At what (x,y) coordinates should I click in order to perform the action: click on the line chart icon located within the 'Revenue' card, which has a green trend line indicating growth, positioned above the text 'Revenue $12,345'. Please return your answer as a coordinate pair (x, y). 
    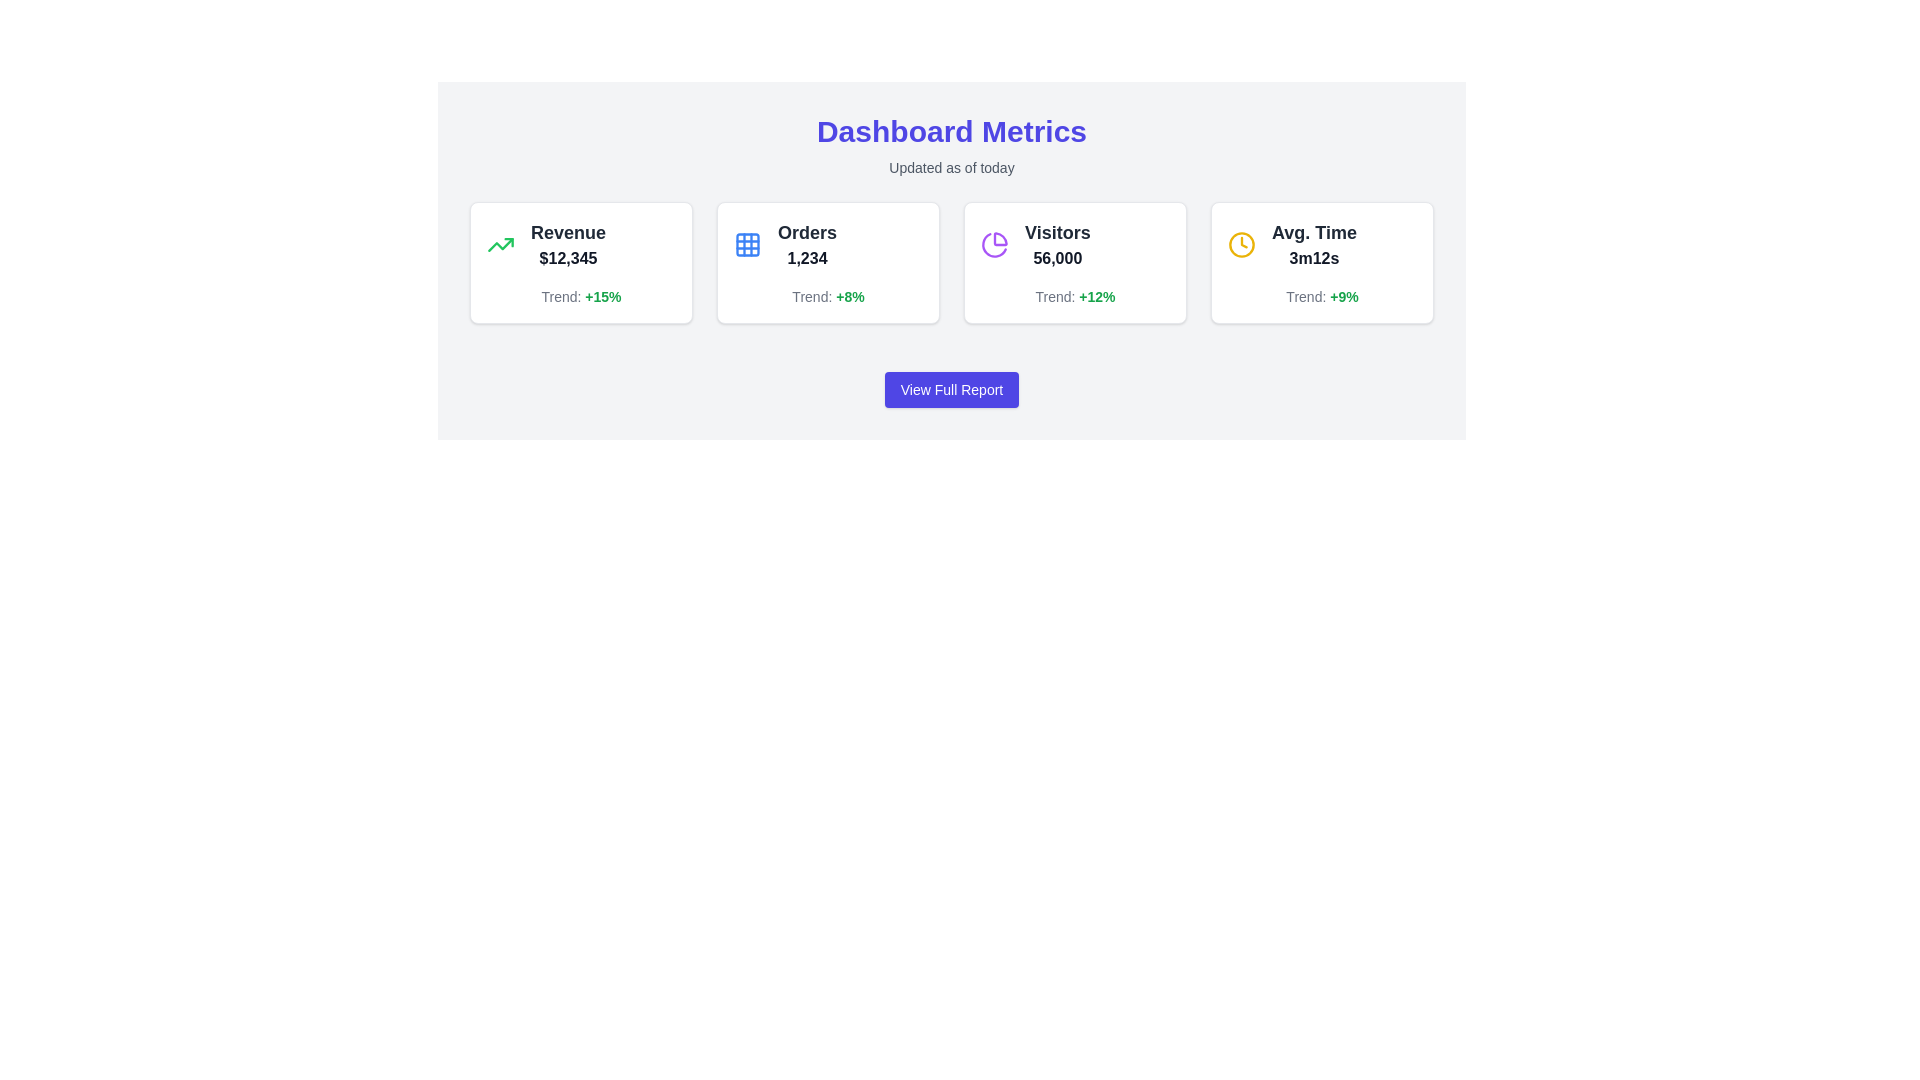
    Looking at the image, I should click on (500, 244).